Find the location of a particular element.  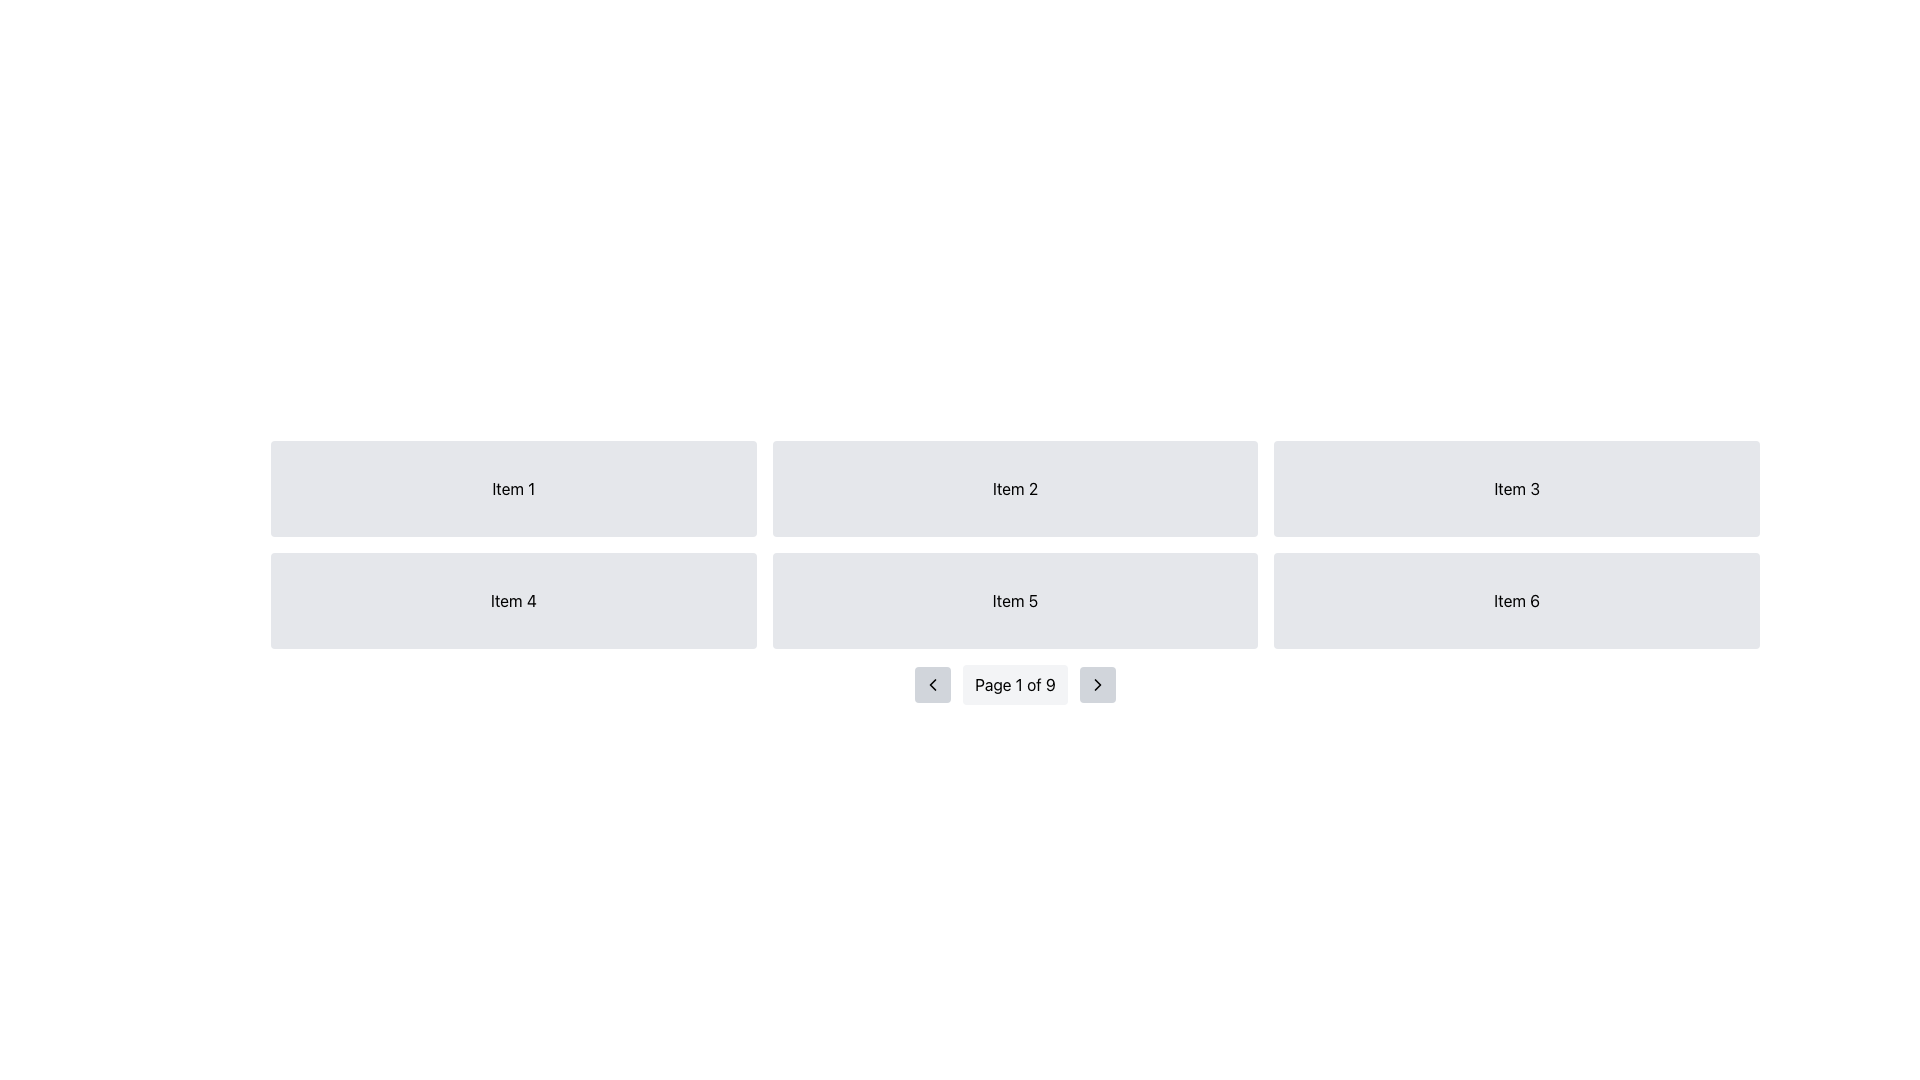

the left chevron navigation icon is located at coordinates (932, 684).